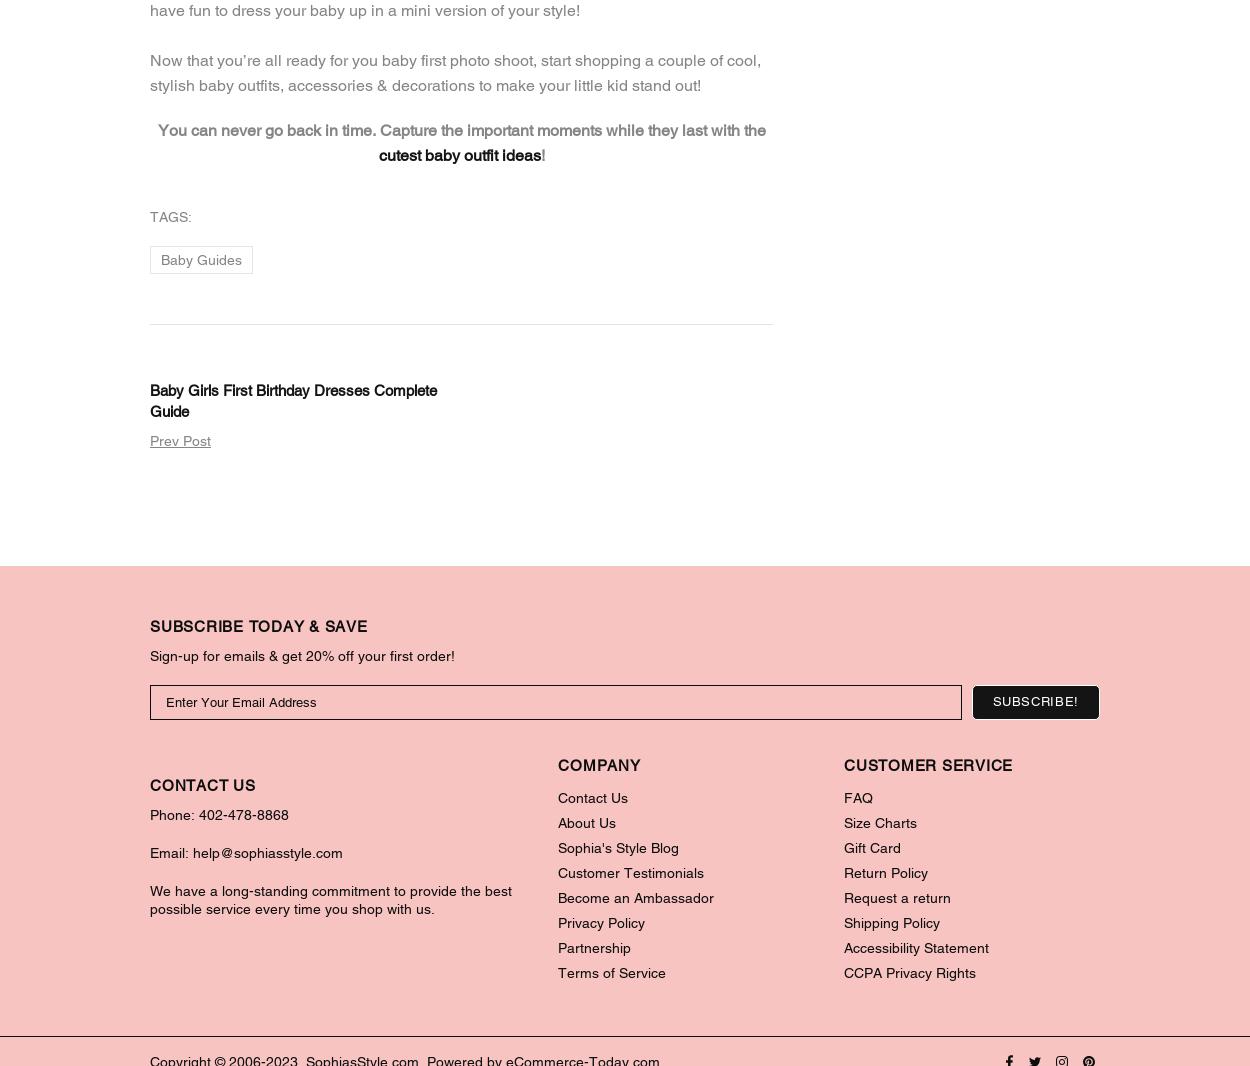 The image size is (1250, 1066). What do you see at coordinates (897, 897) in the screenshot?
I see `'Request a return'` at bounding box center [897, 897].